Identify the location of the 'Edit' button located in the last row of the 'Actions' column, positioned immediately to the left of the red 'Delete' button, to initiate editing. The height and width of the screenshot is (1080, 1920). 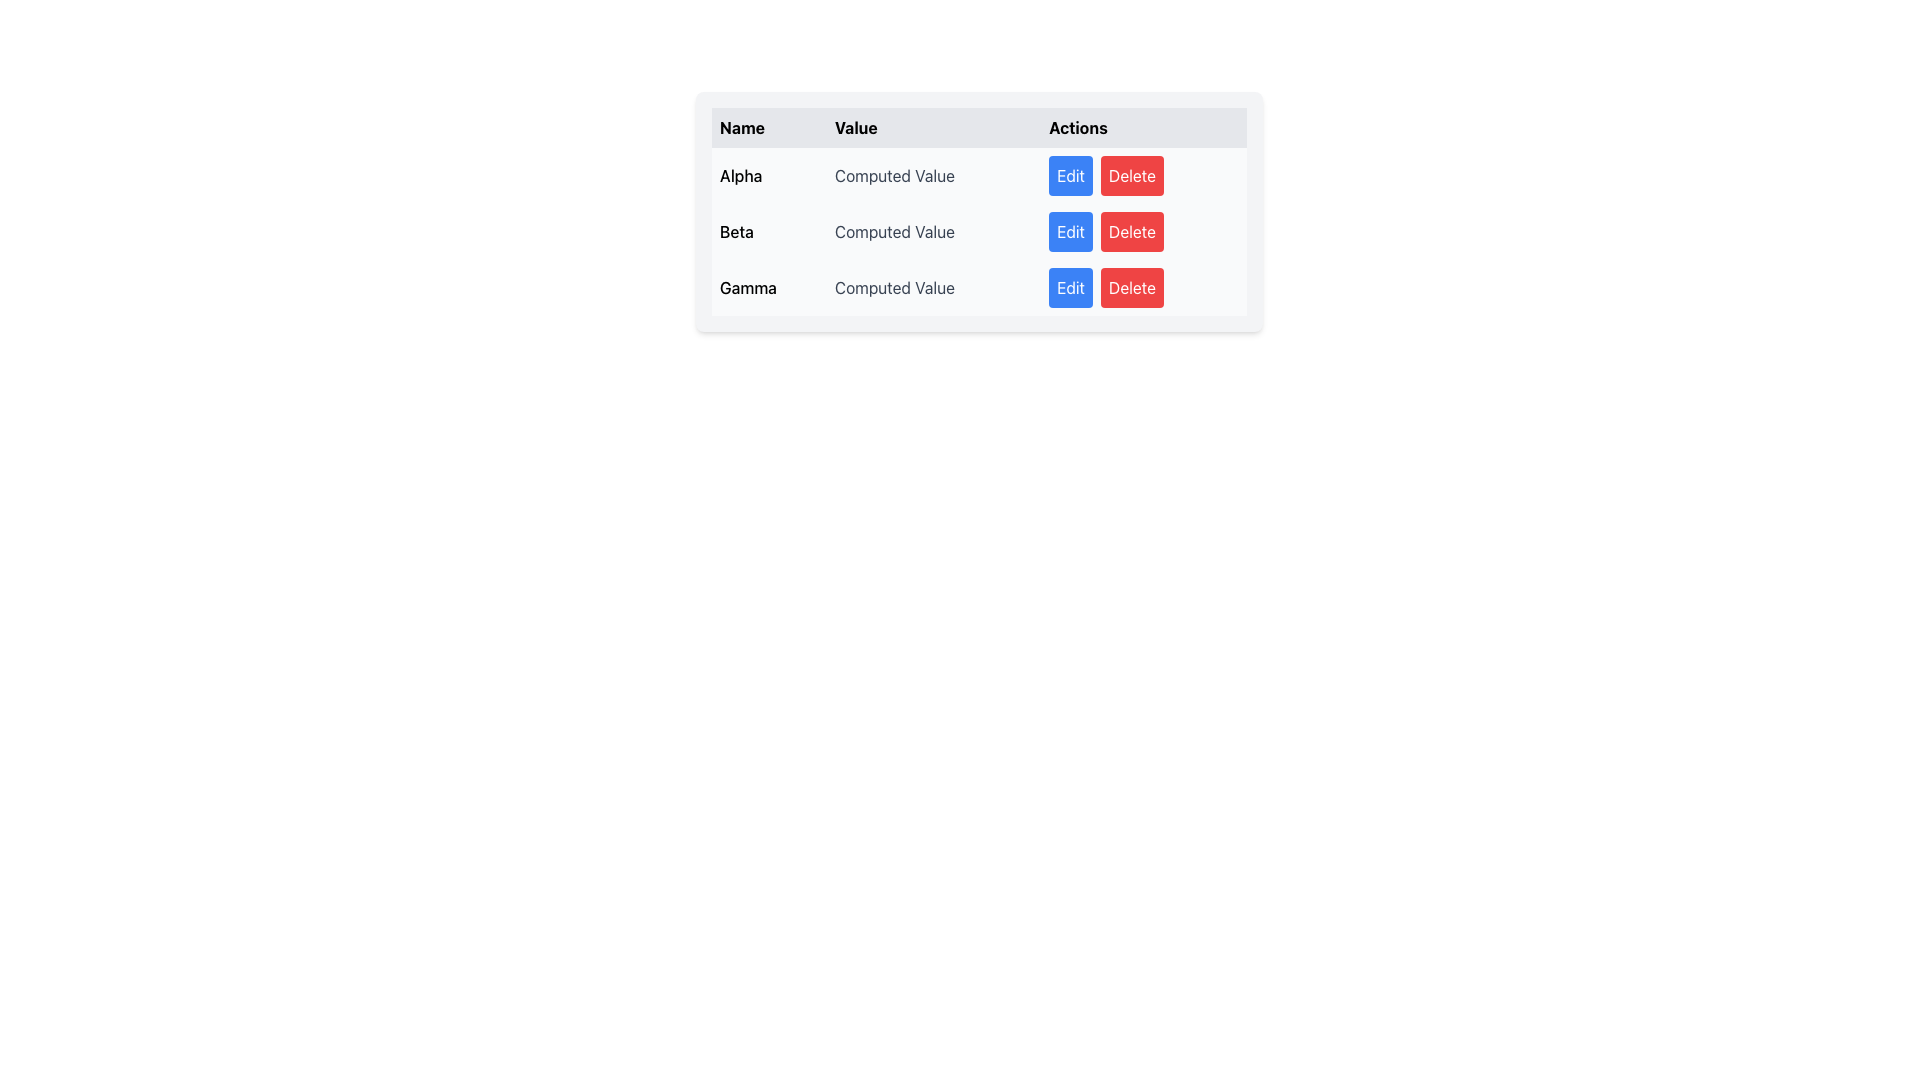
(1069, 288).